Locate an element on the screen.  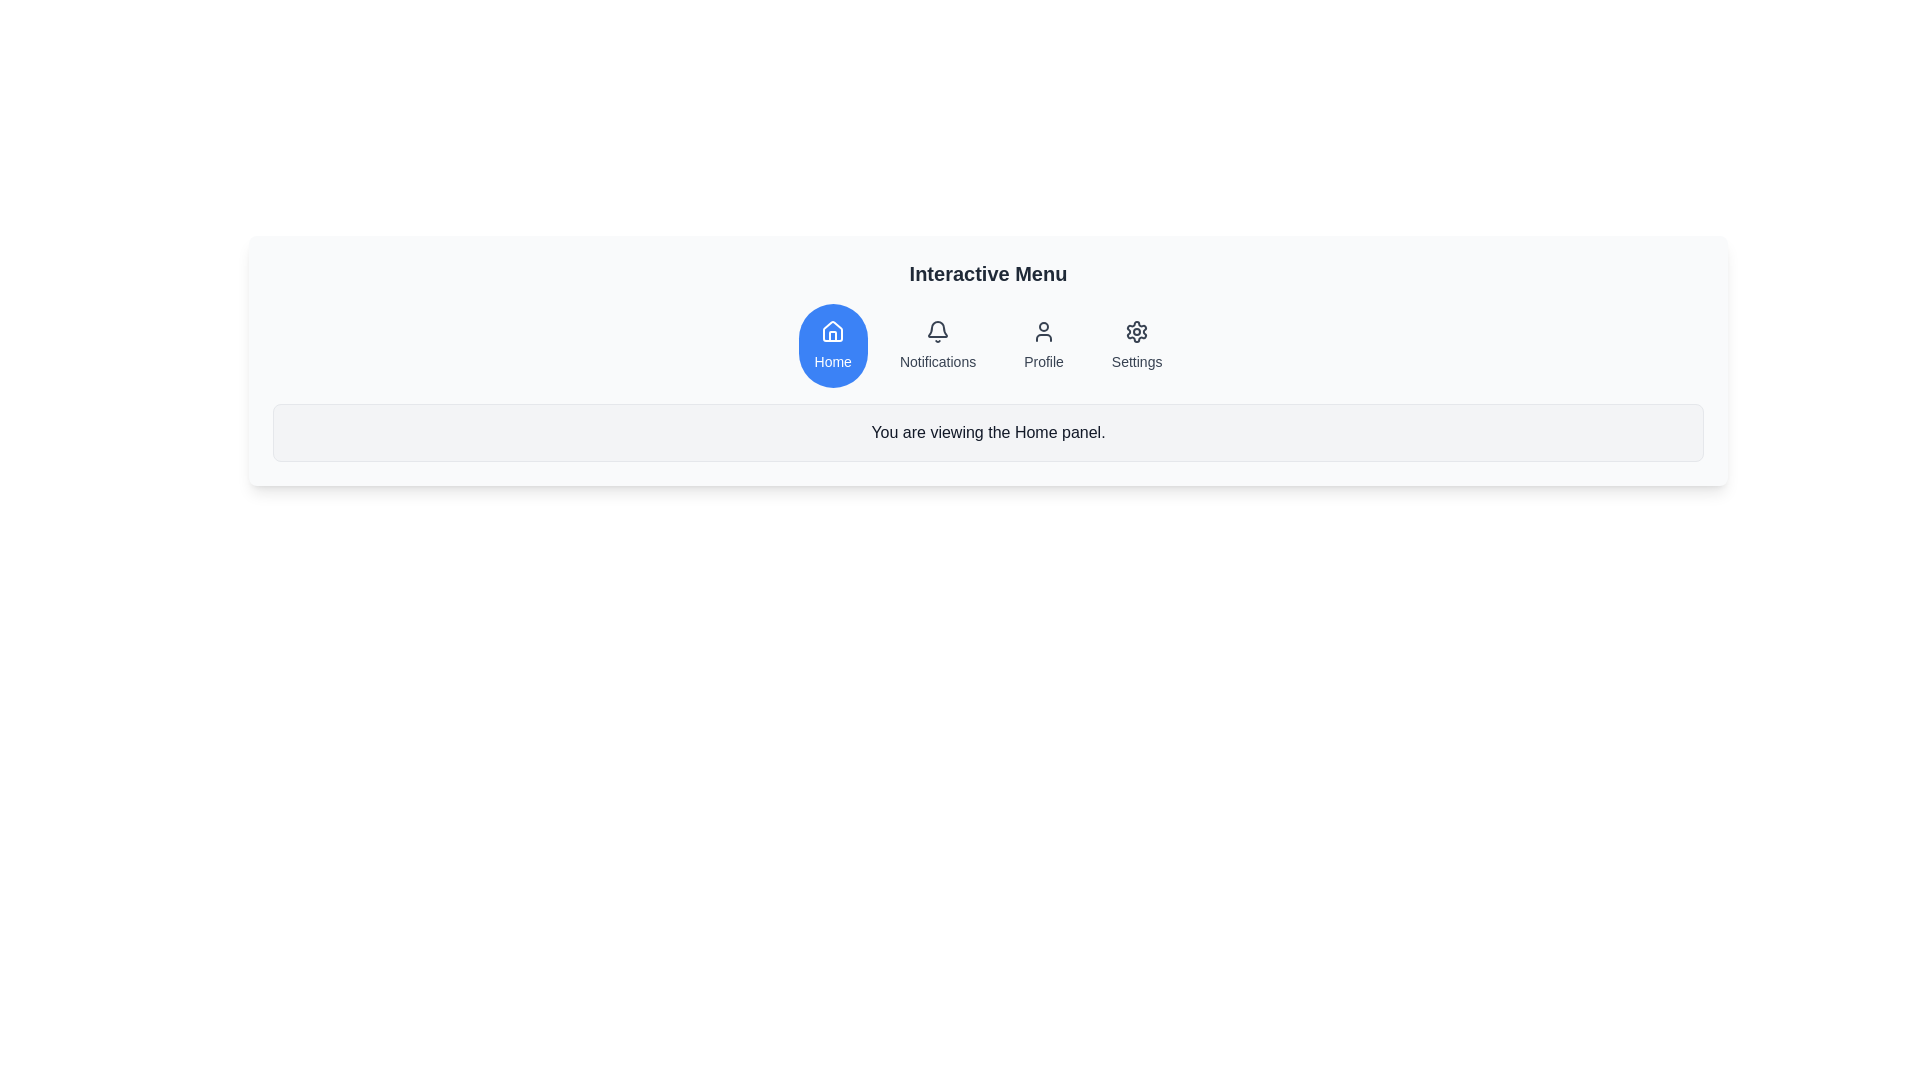
the settings icon is located at coordinates (1137, 330).